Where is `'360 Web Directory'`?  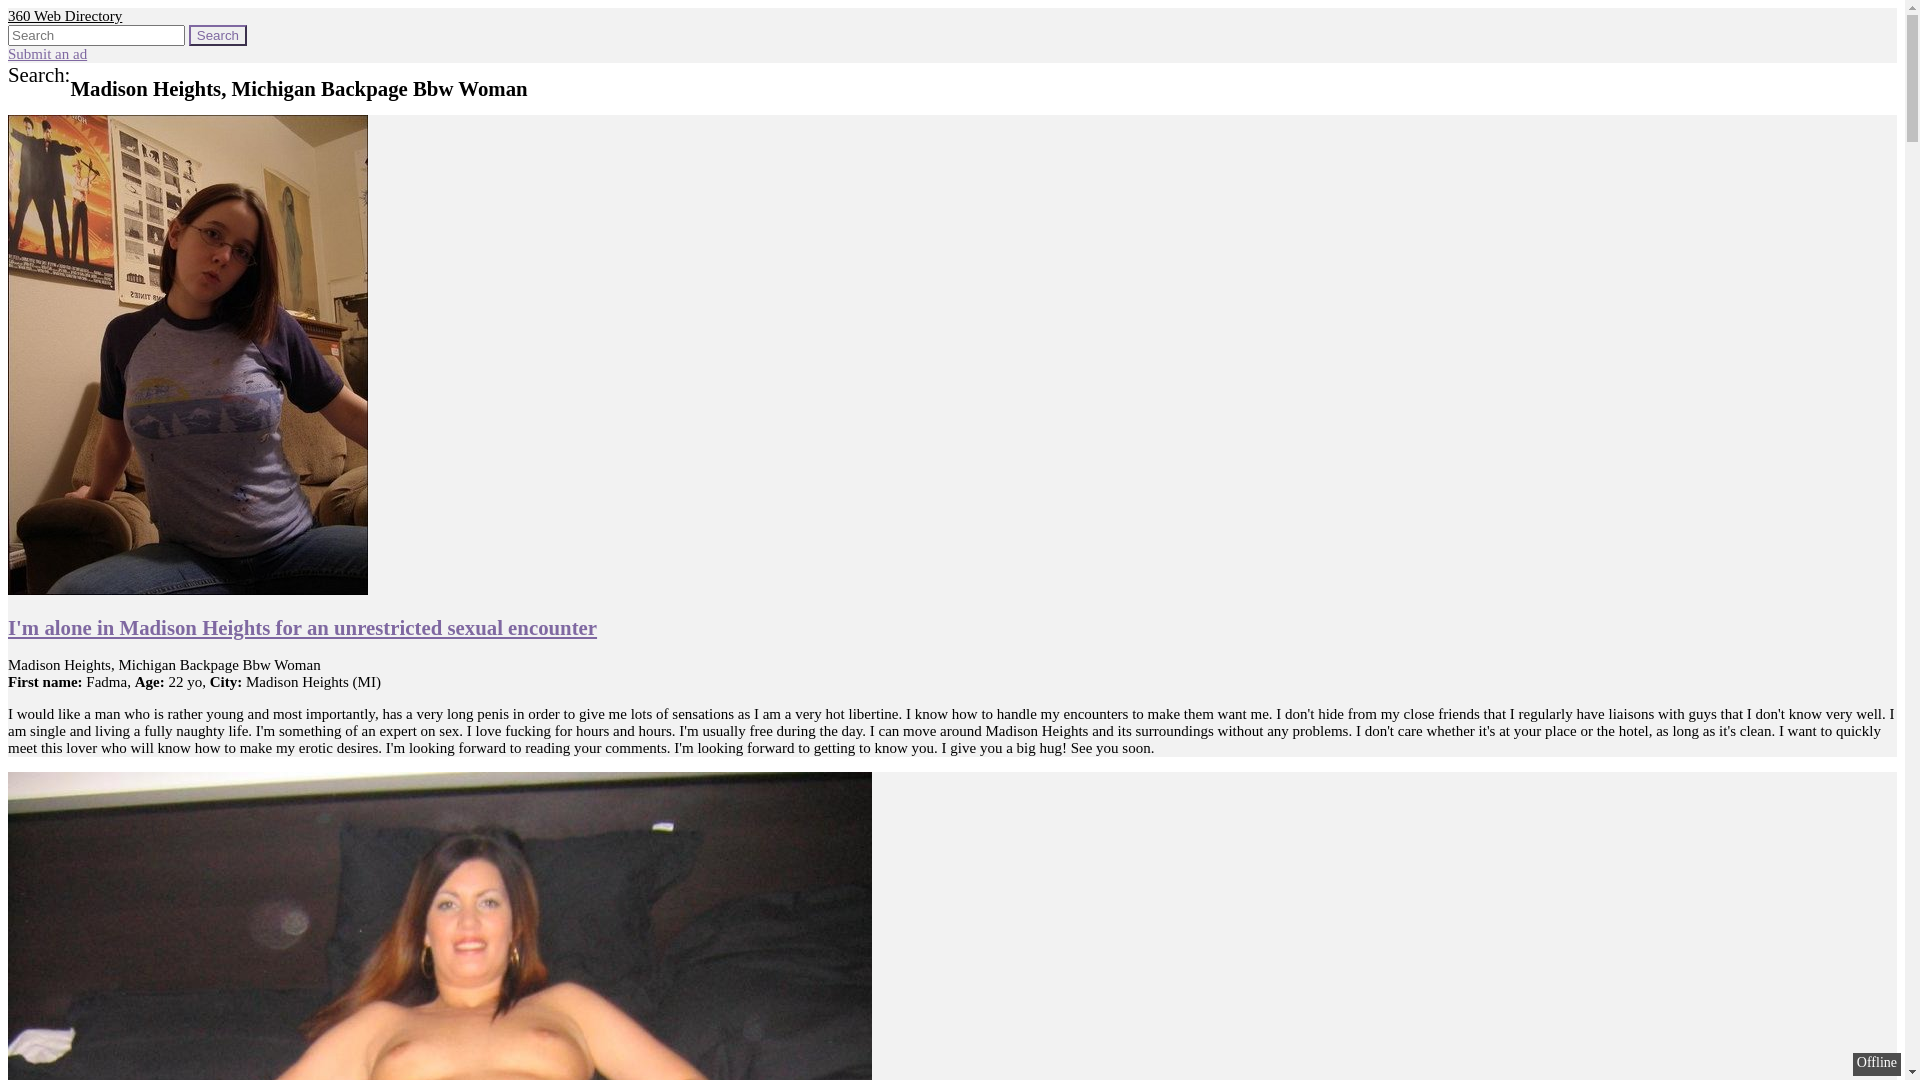
'360 Web Directory' is located at coordinates (65, 15).